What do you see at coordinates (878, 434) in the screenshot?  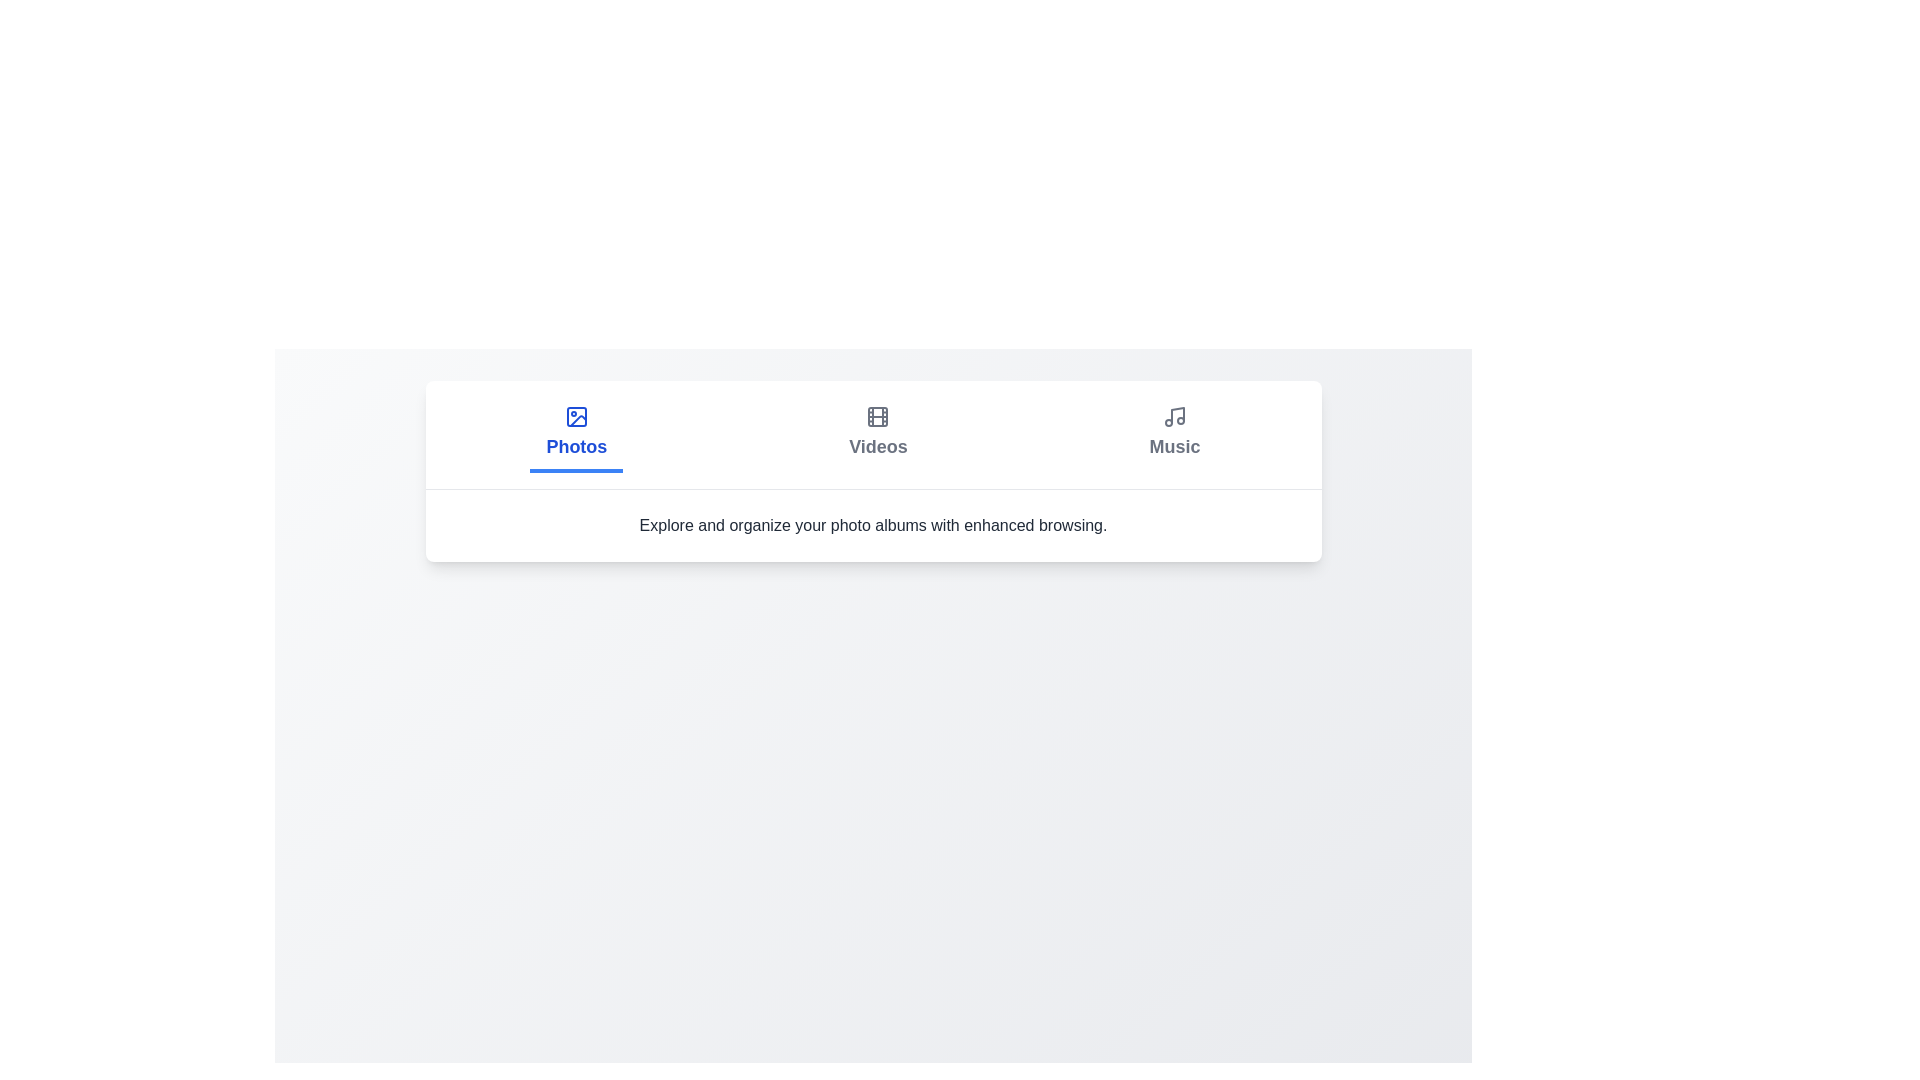 I see `the Videos tab by clicking on it` at bounding box center [878, 434].